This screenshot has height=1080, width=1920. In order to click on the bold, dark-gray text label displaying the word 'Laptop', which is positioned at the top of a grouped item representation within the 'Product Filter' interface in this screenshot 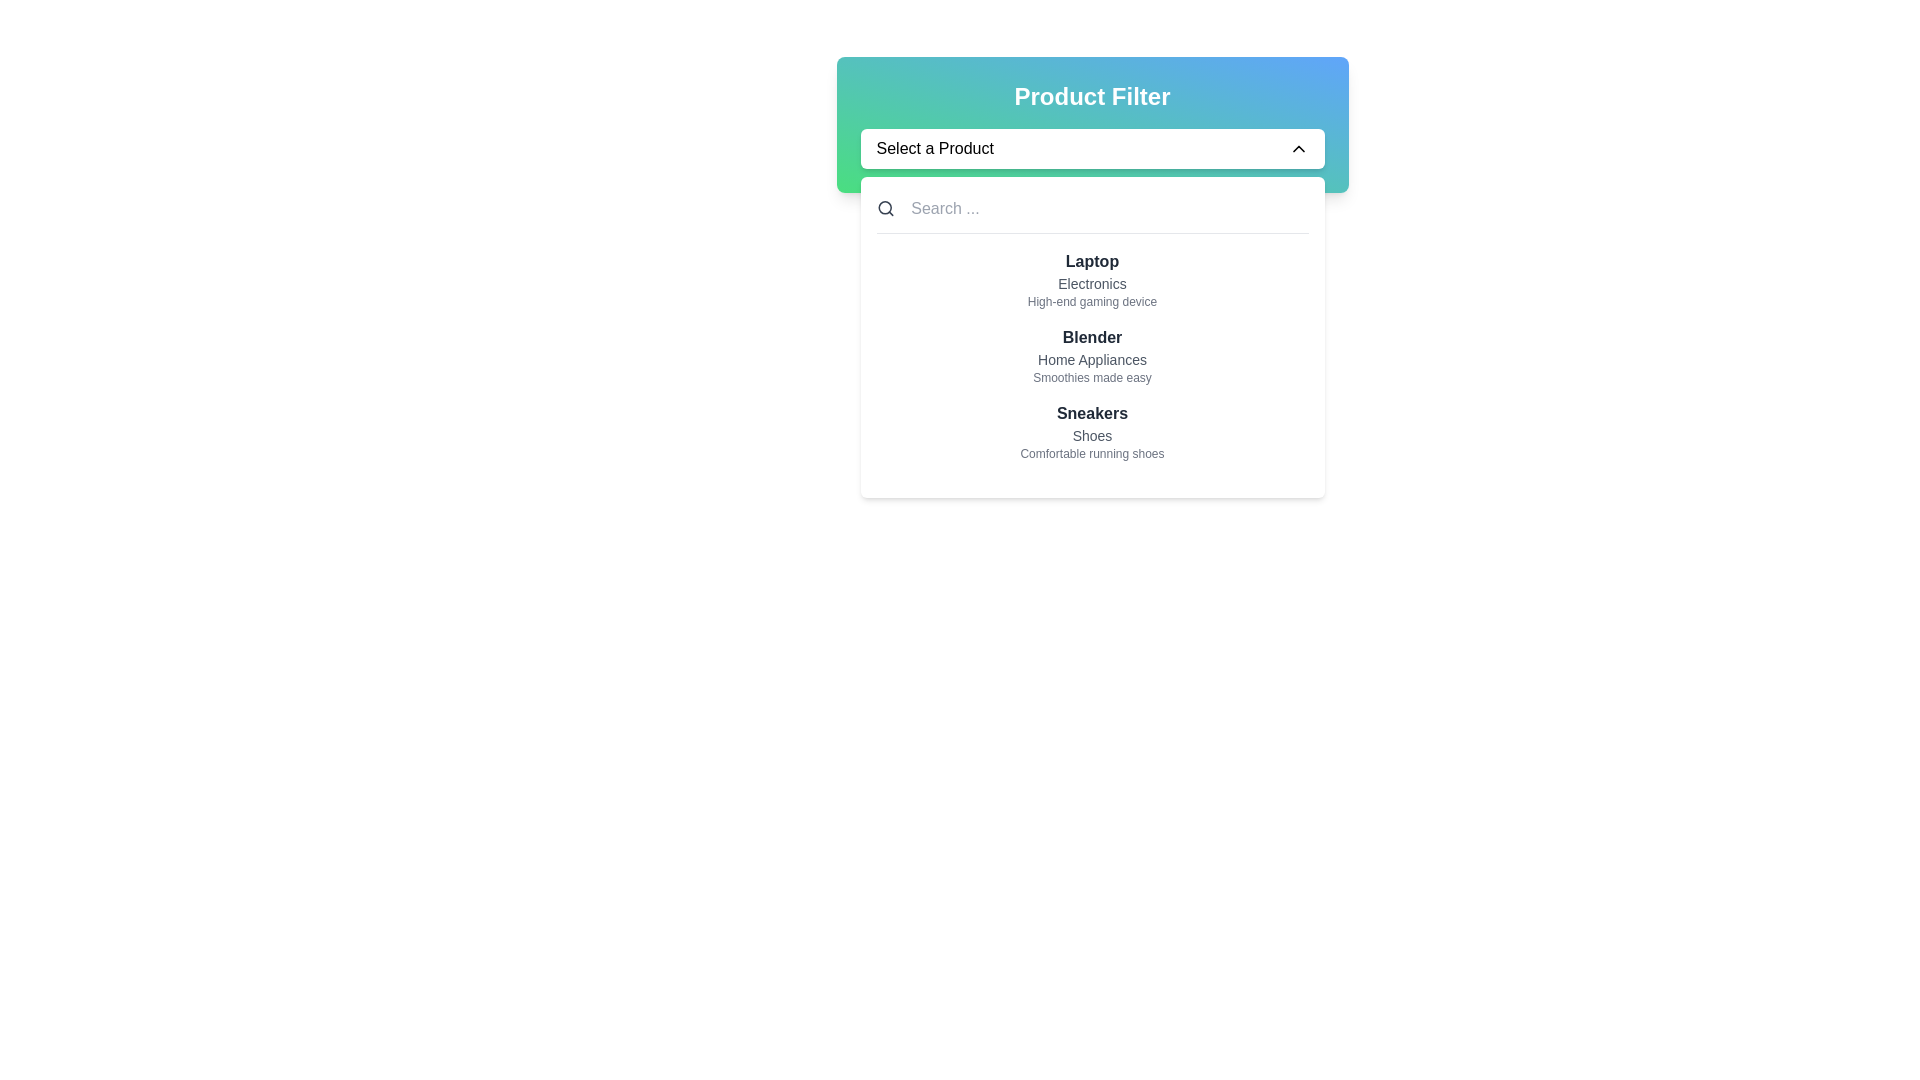, I will do `click(1091, 261)`.